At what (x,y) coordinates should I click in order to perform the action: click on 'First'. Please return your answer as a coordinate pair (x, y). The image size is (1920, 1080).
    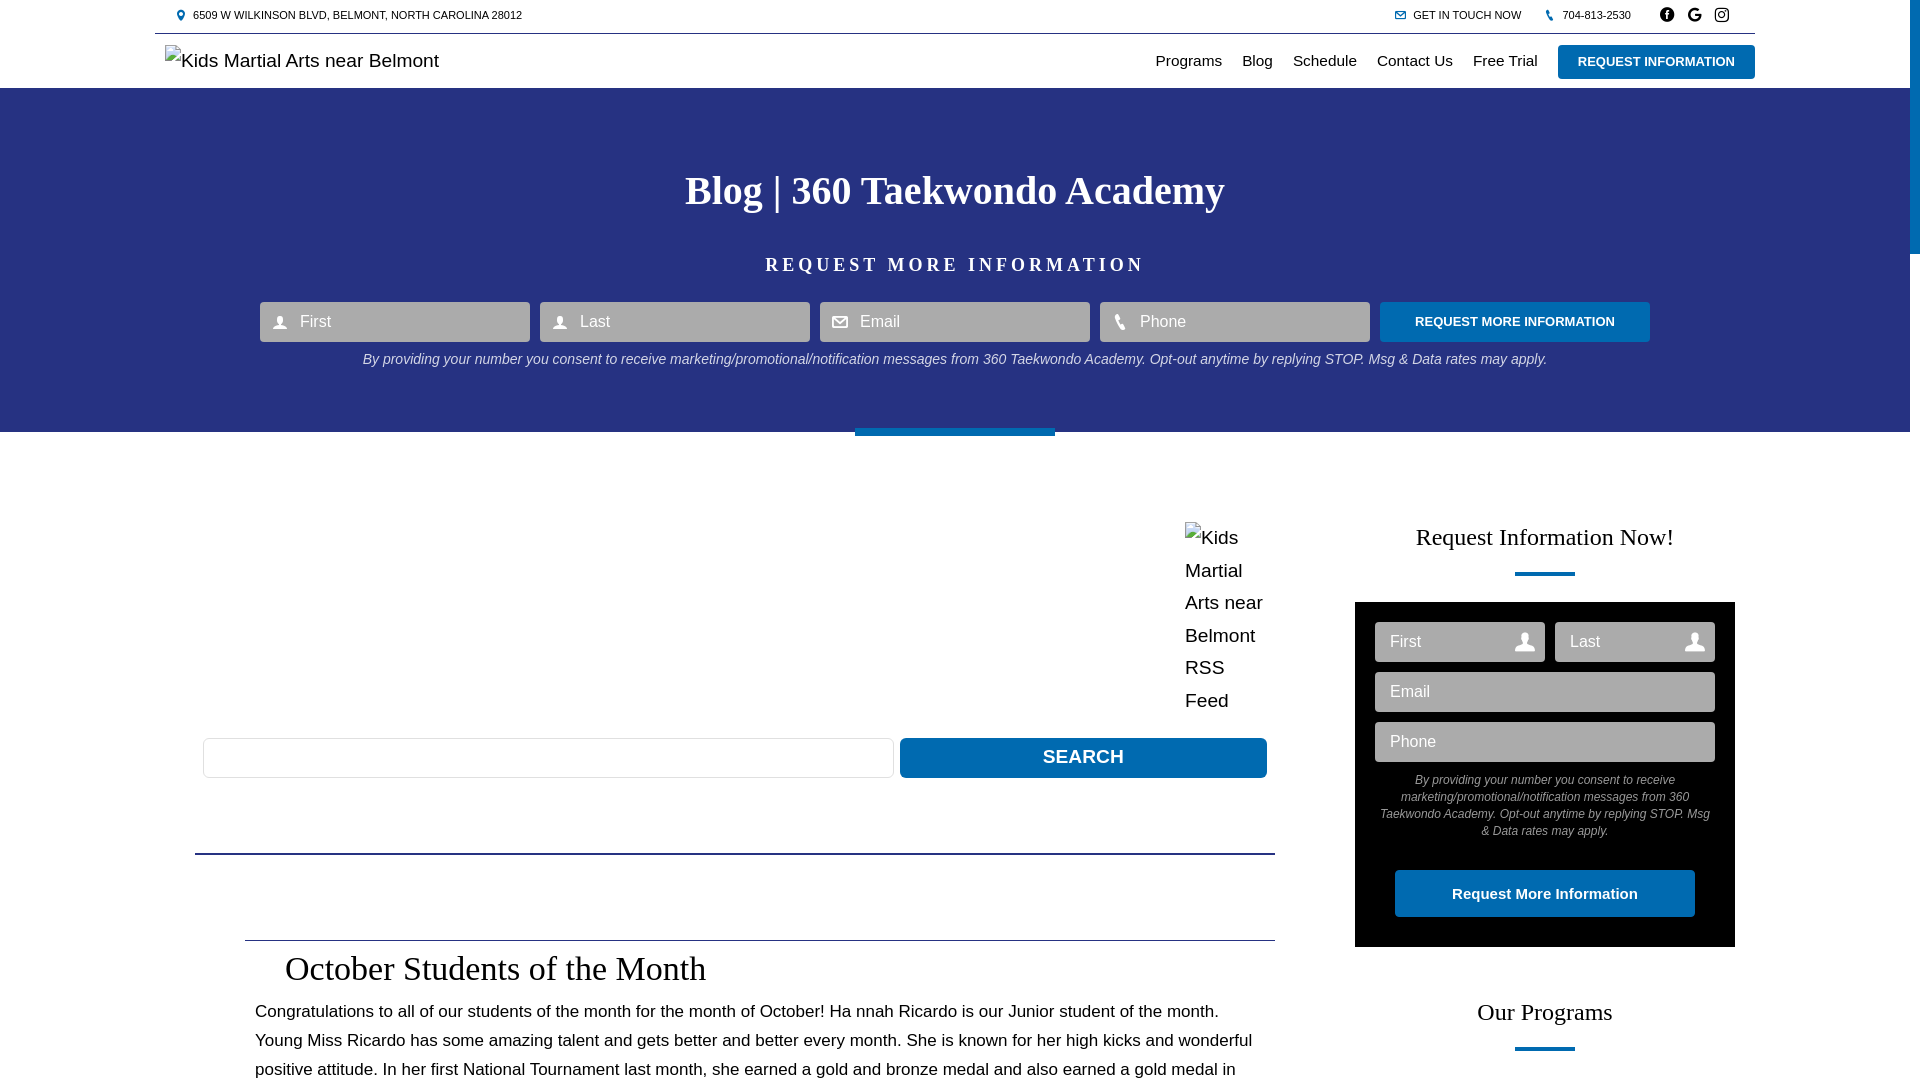
    Looking at the image, I should click on (258, 320).